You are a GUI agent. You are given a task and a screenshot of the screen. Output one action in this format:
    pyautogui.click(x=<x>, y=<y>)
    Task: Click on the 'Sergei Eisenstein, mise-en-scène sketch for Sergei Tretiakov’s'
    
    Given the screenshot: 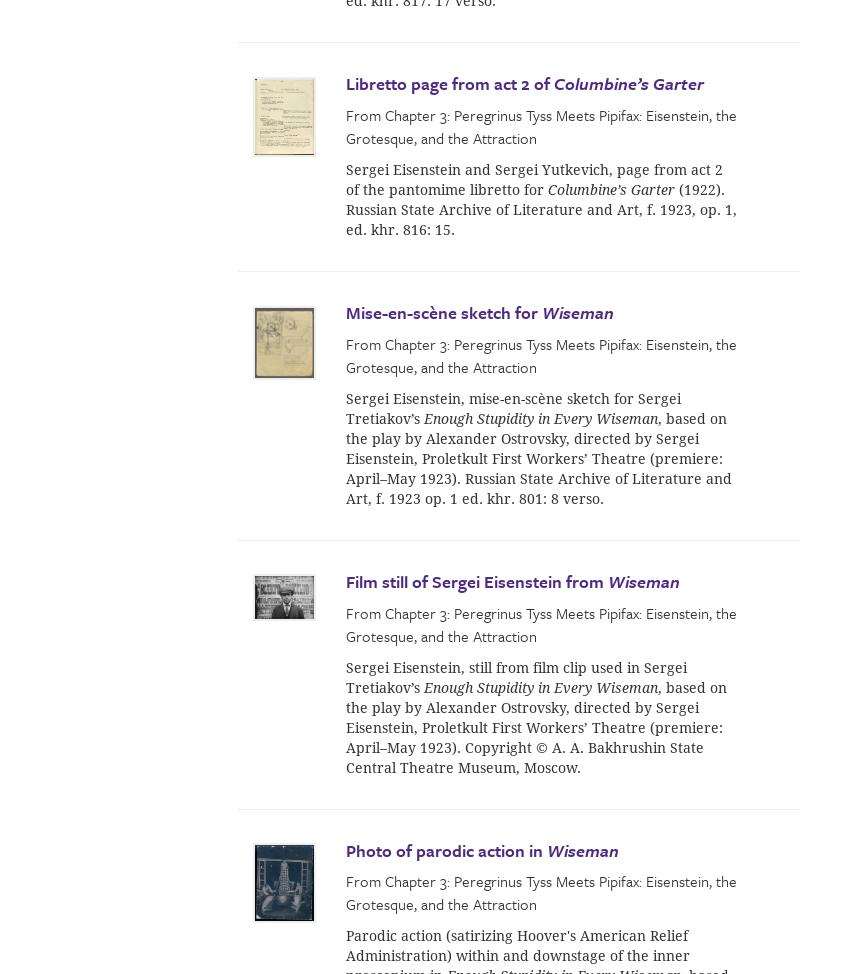 What is the action you would take?
    pyautogui.click(x=512, y=407)
    